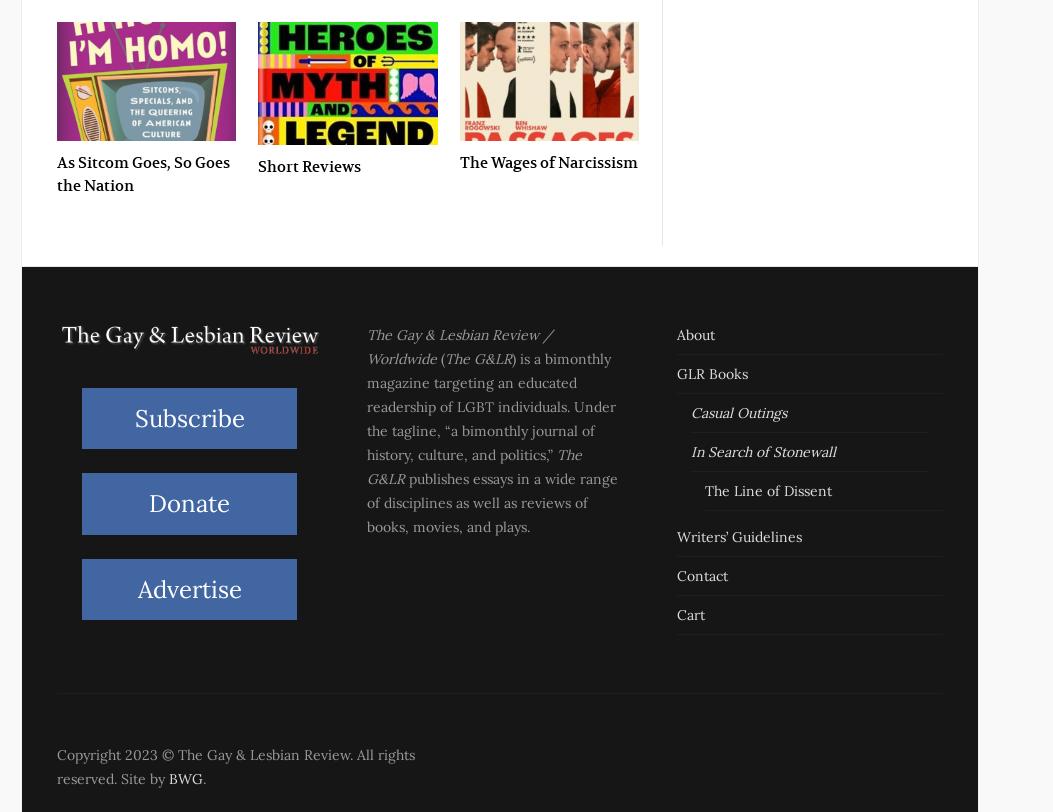  What do you see at coordinates (184, 777) in the screenshot?
I see `'BWG'` at bounding box center [184, 777].